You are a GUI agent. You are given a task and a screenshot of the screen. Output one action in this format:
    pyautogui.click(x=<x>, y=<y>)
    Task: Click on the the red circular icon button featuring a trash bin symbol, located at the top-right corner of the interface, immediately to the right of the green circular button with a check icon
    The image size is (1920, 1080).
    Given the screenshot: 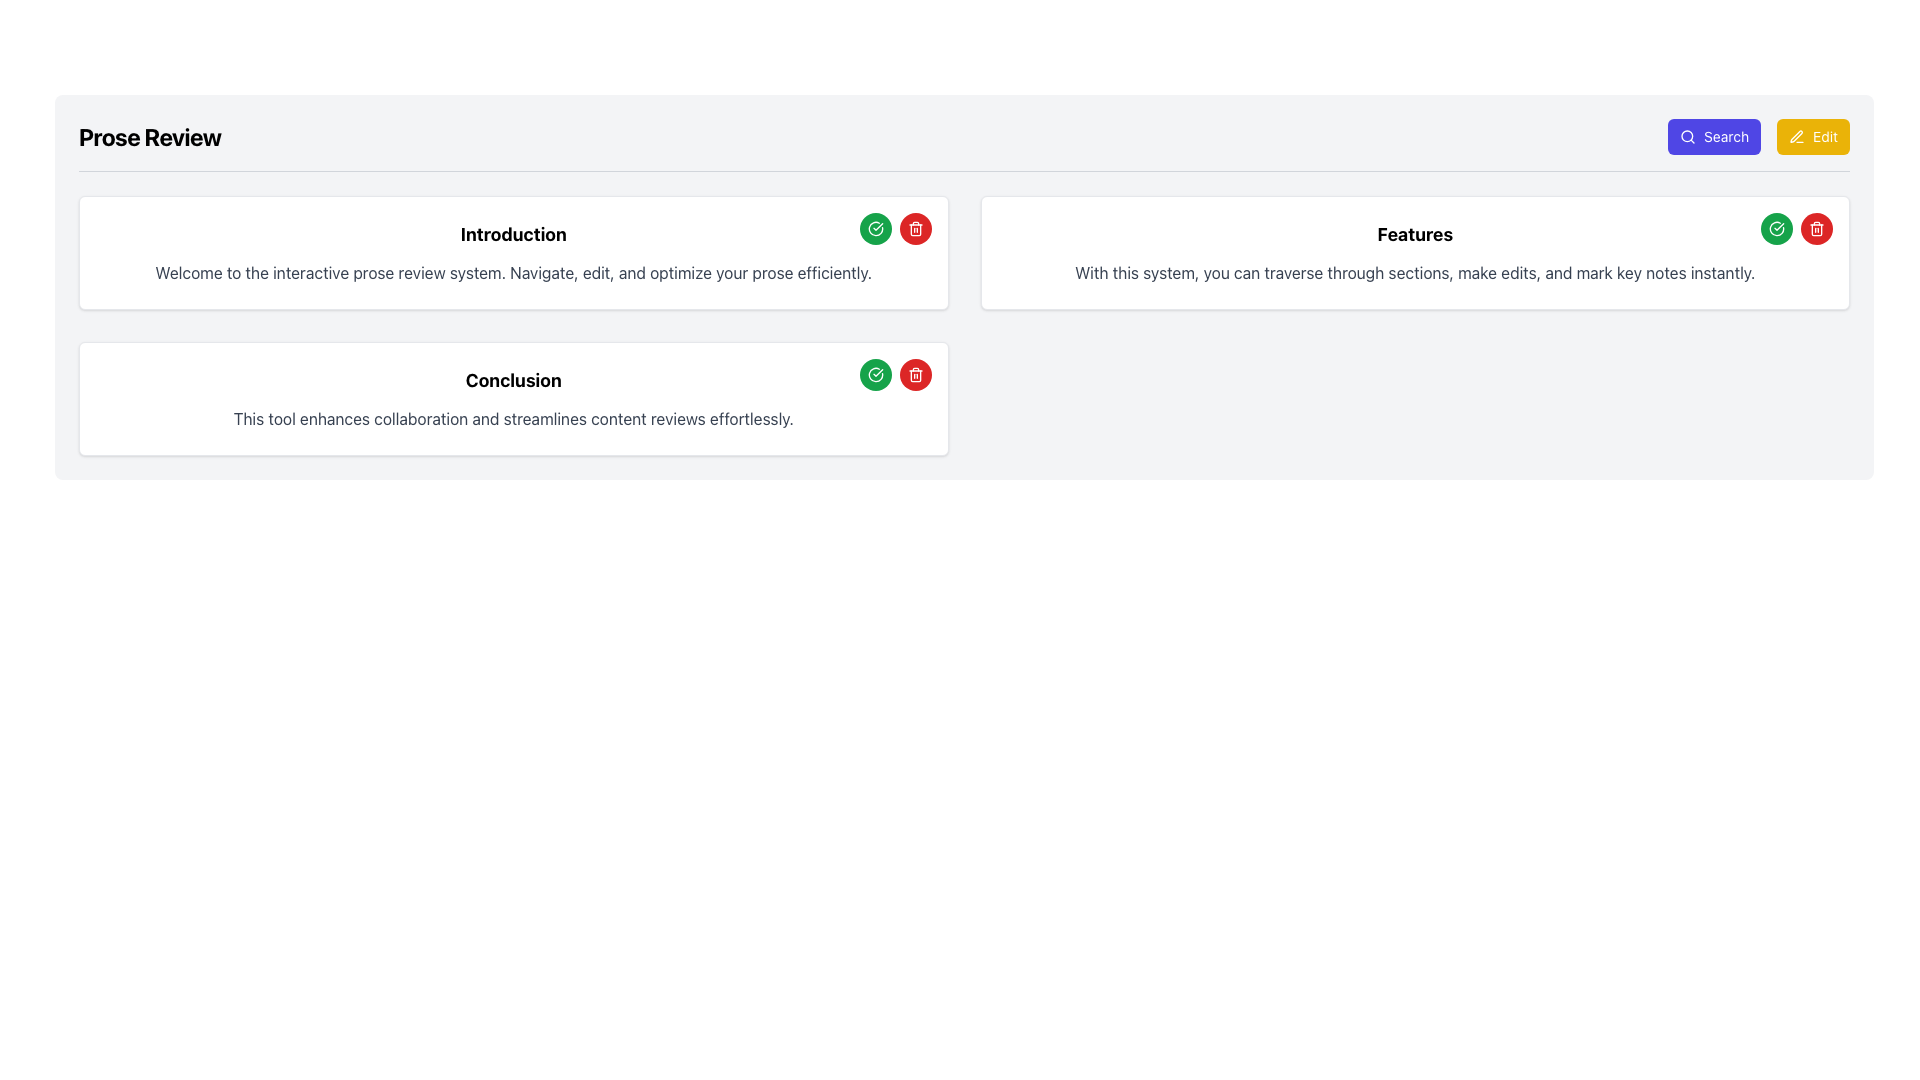 What is the action you would take?
    pyautogui.click(x=914, y=227)
    